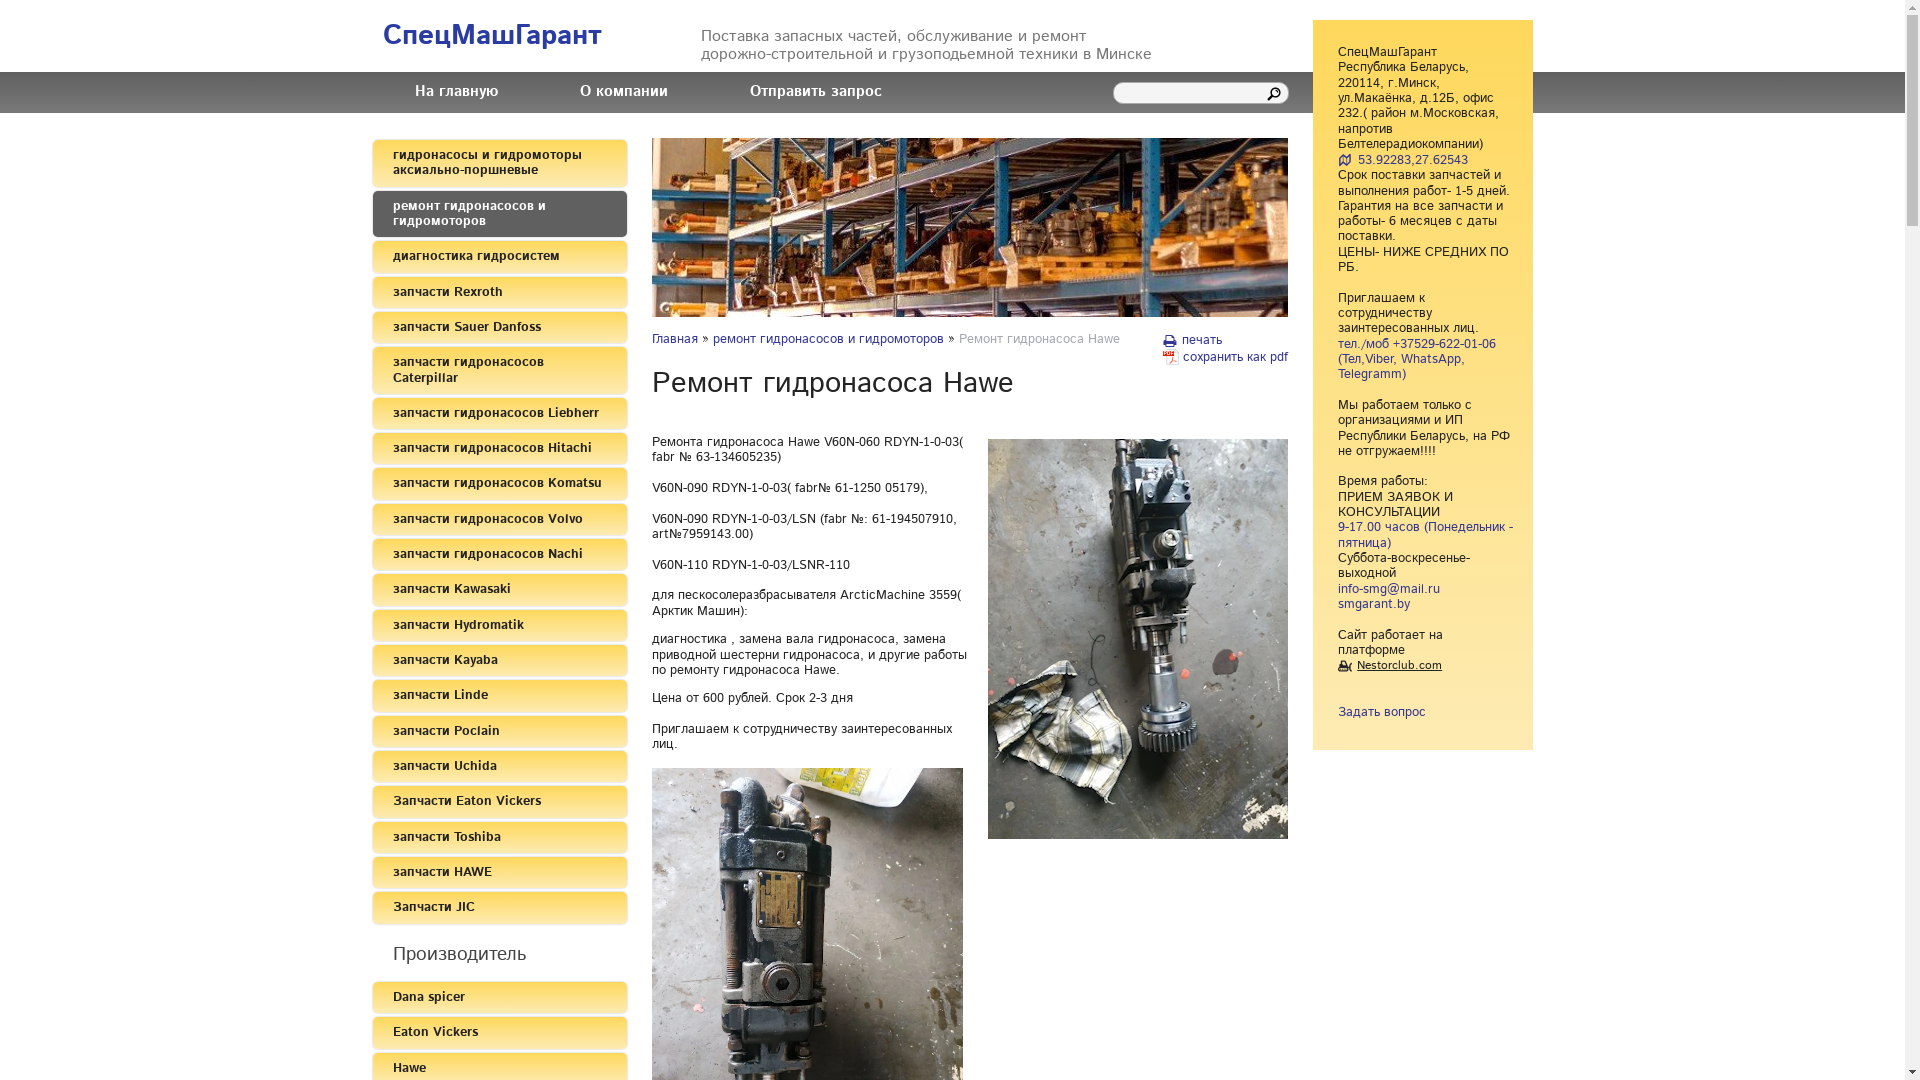  Describe the element at coordinates (1389, 665) in the screenshot. I see `'Nestorclub.com'` at that location.